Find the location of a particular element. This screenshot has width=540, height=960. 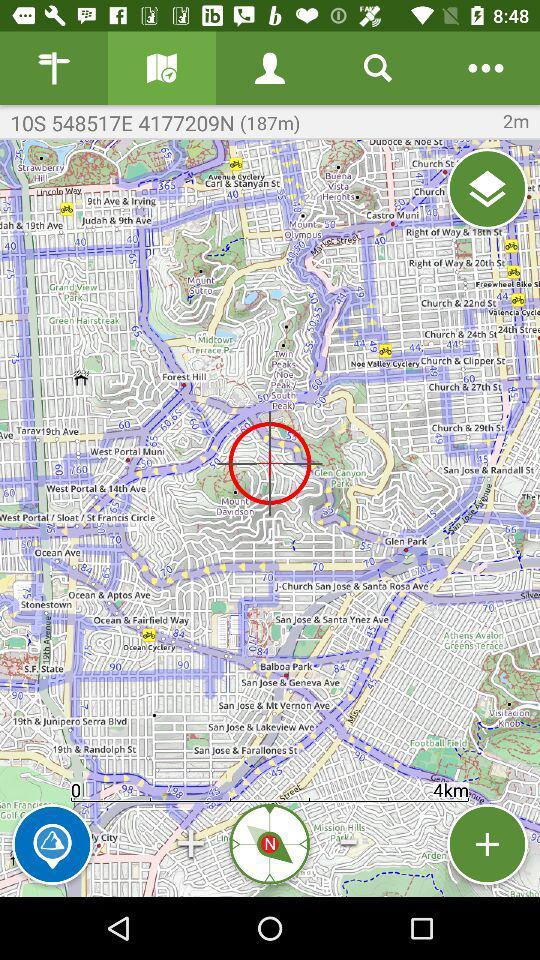

get directions is located at coordinates (161, 68).